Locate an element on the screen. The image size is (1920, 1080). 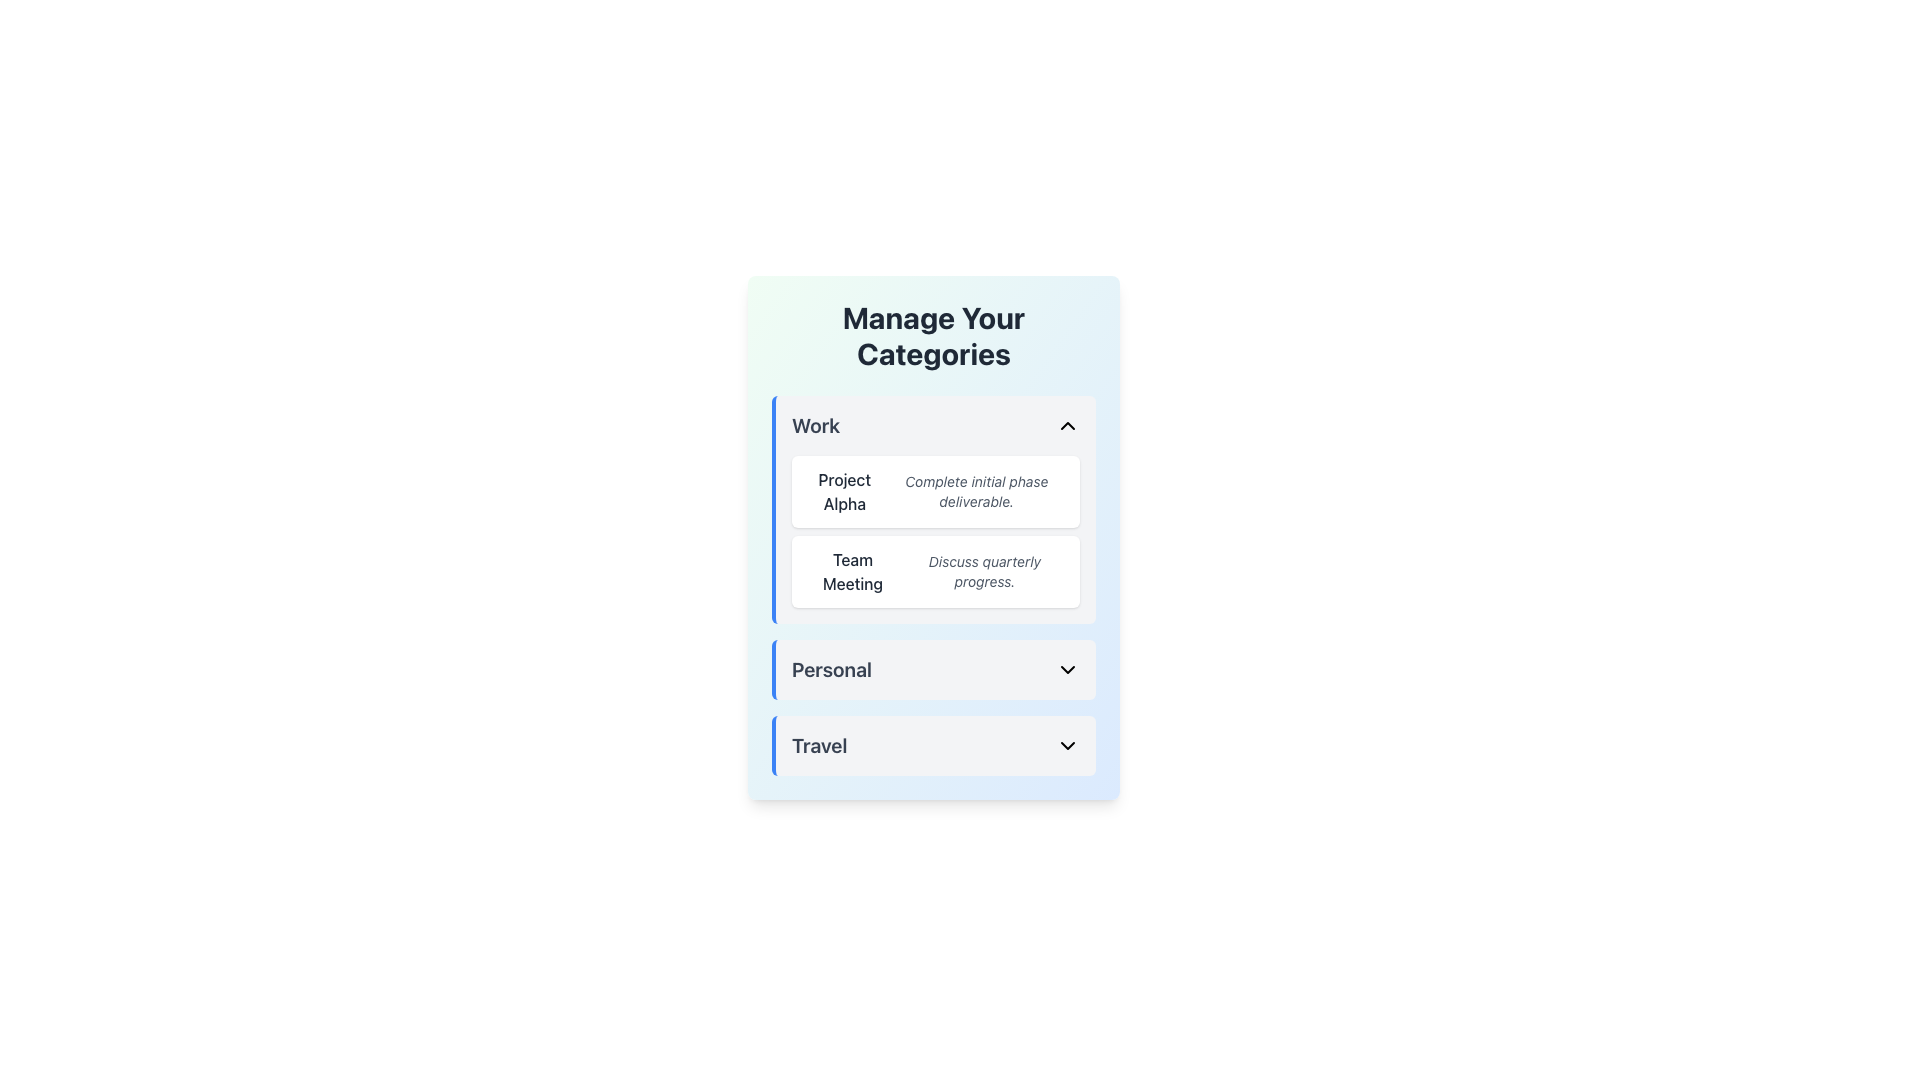
the text label 'Project Alpha' which is styled with a grayish-black font and is positioned within a white rounded box, located to the left of the descriptive text 'Complete initial phase deliverable.' is located at coordinates (844, 492).